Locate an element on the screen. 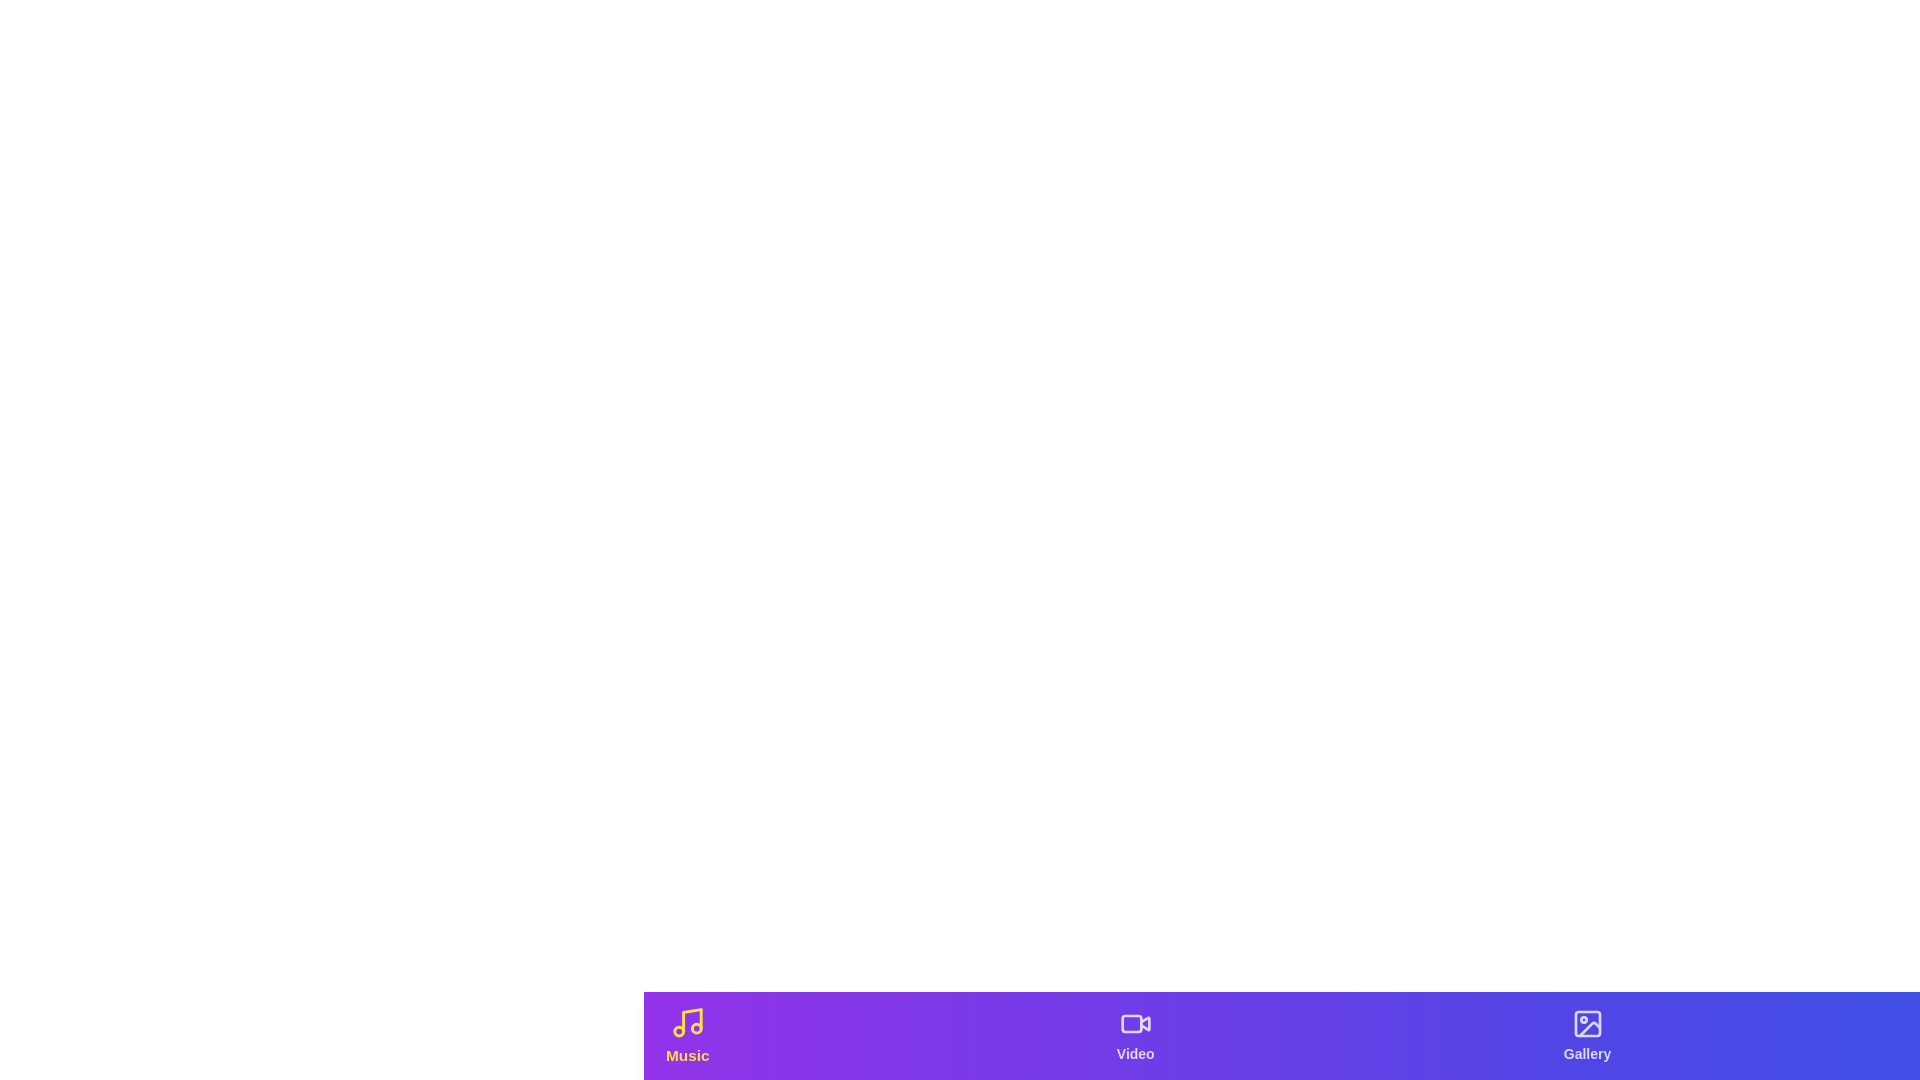  the Music tab from the navigation bar is located at coordinates (687, 1035).